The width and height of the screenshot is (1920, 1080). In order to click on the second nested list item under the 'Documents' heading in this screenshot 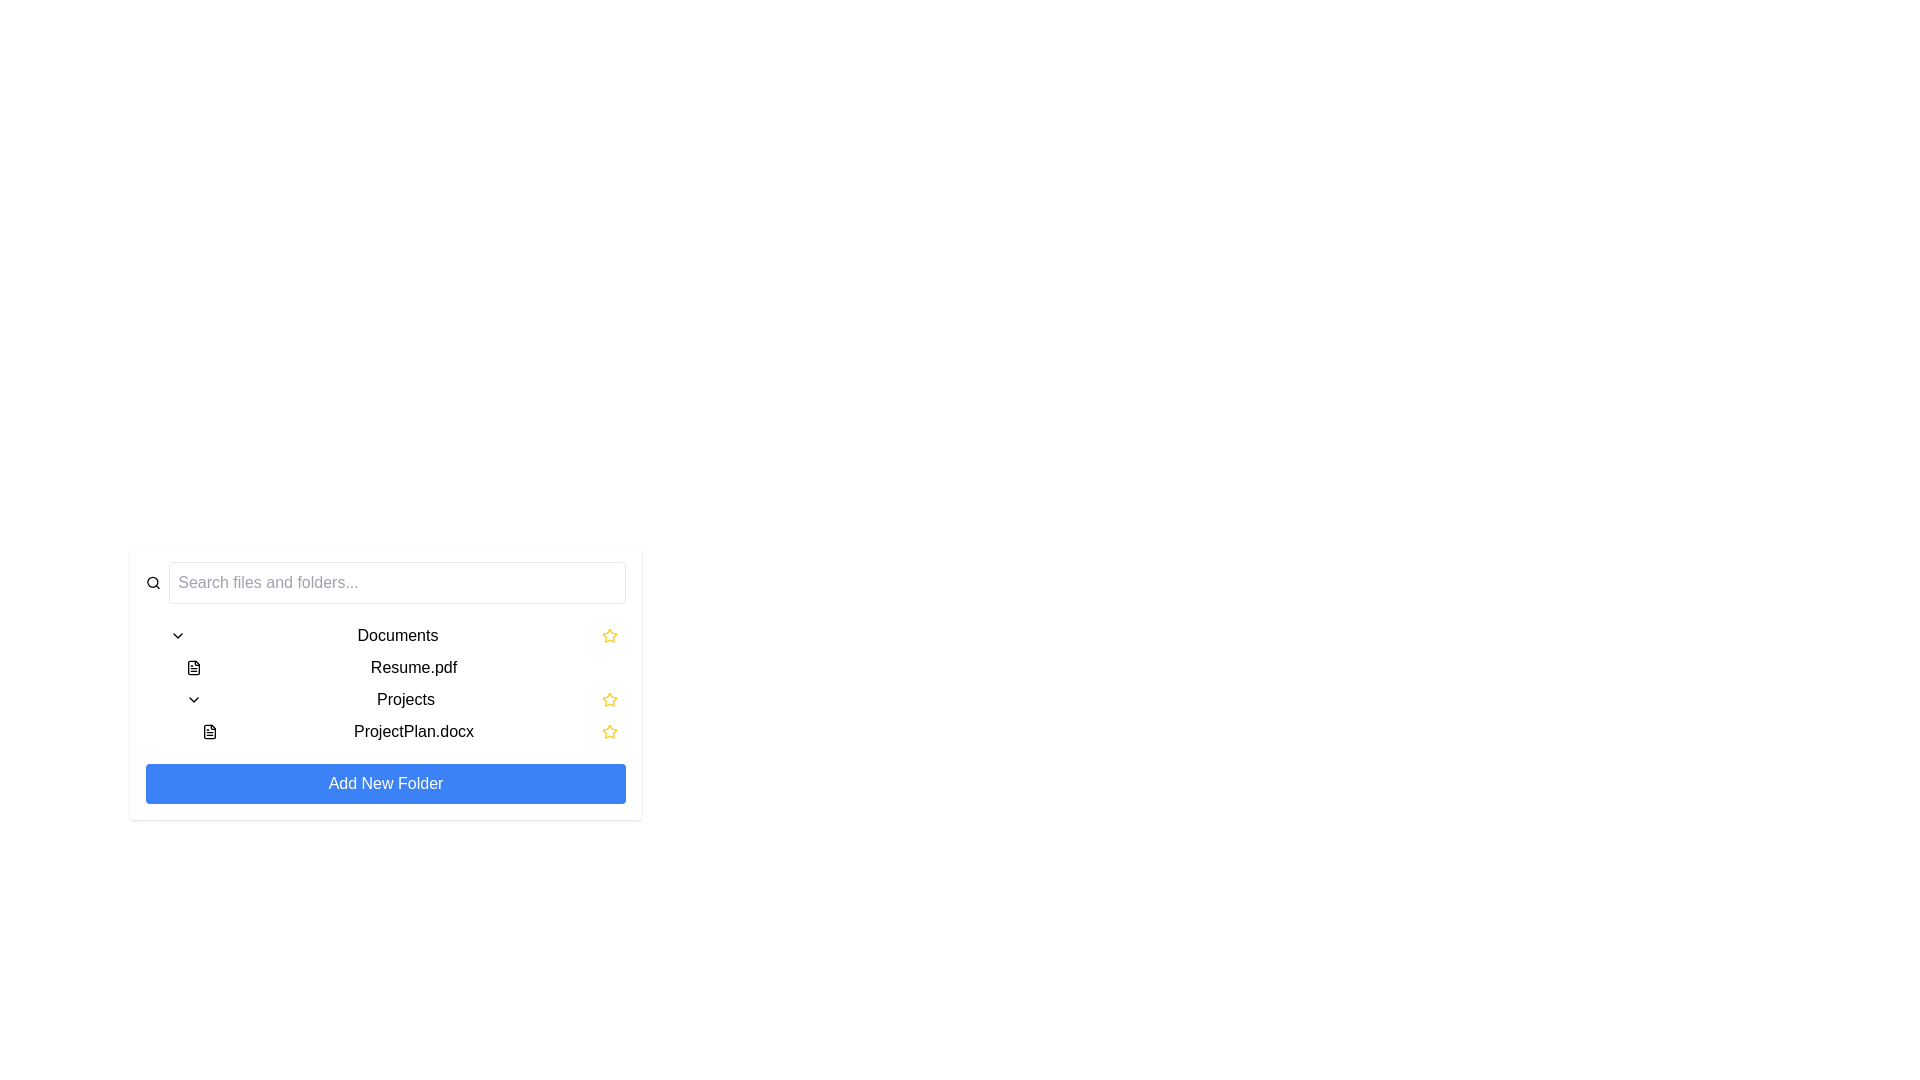, I will do `click(393, 682)`.